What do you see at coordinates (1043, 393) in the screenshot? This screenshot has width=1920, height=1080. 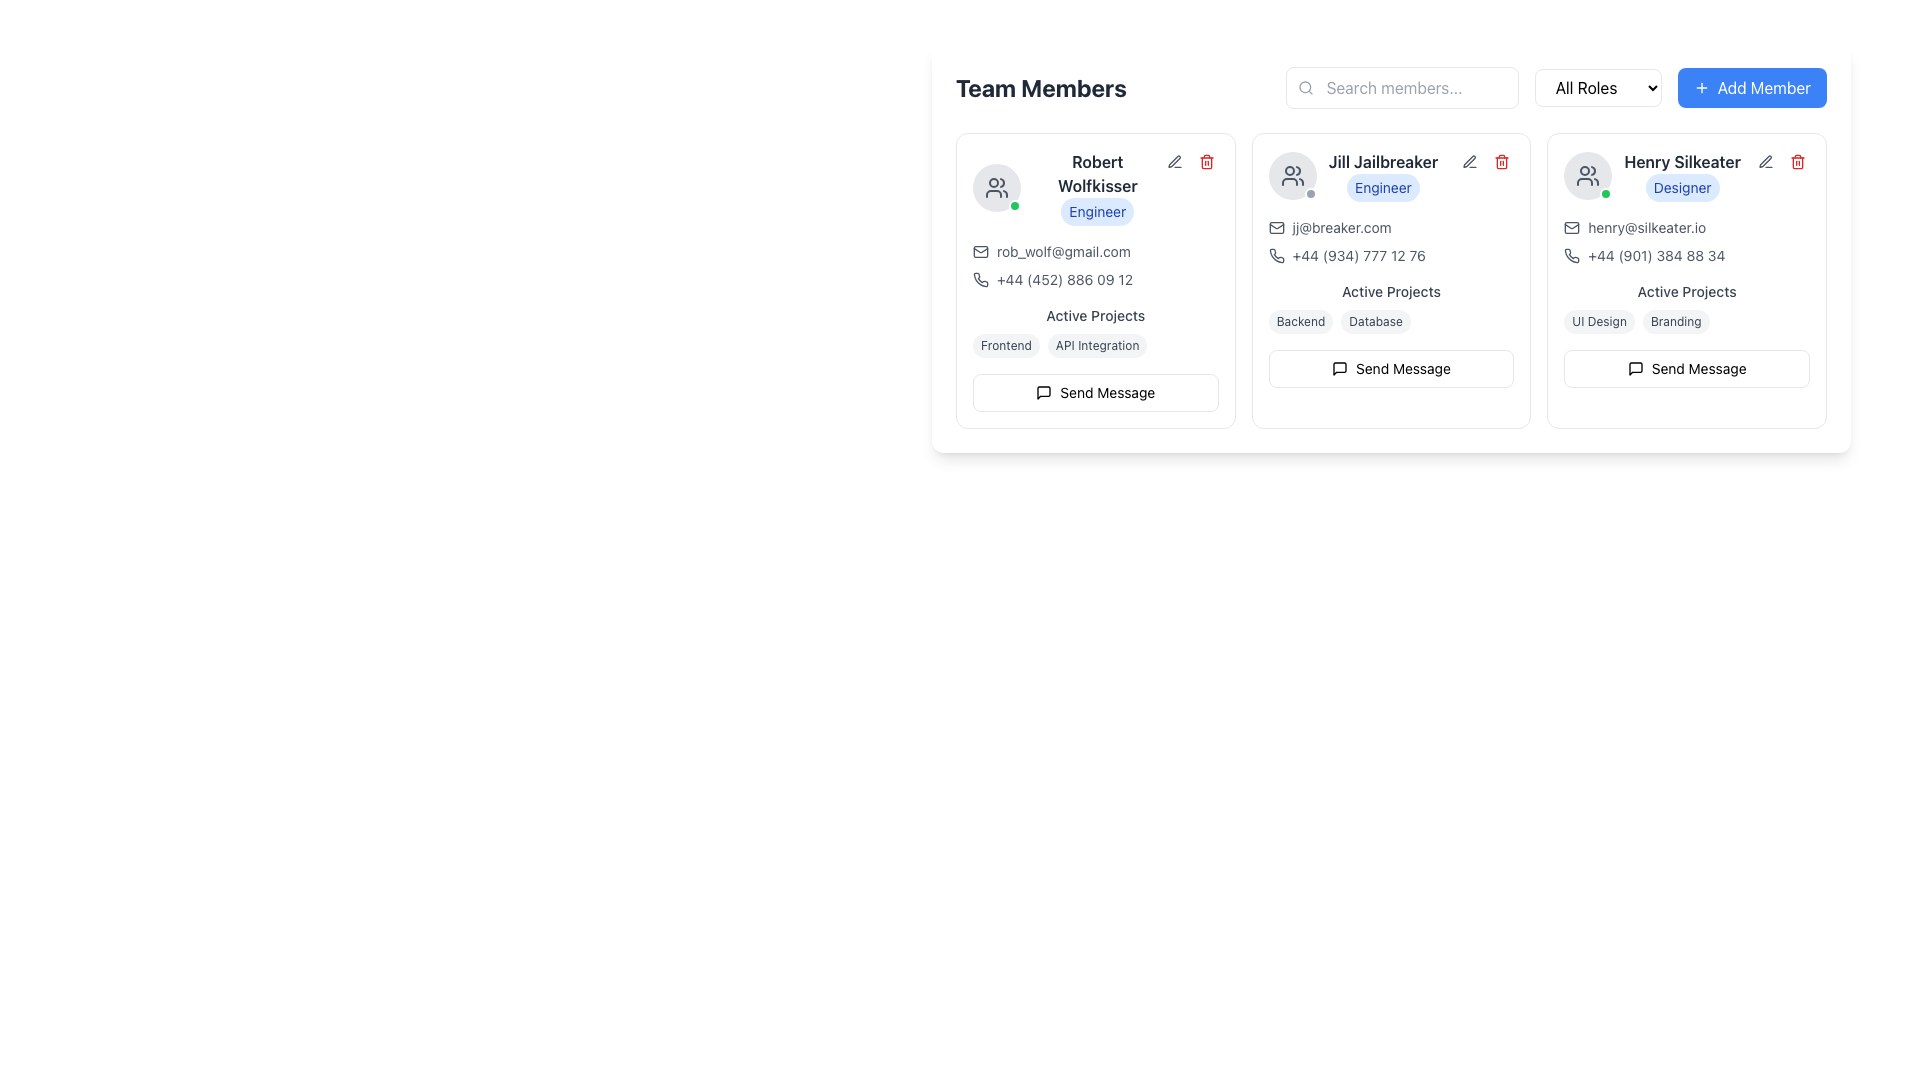 I see `the messaging icon located to the left of the 'Send Message' label within the button, which indicates the functionality to send a message to a team member` at bounding box center [1043, 393].